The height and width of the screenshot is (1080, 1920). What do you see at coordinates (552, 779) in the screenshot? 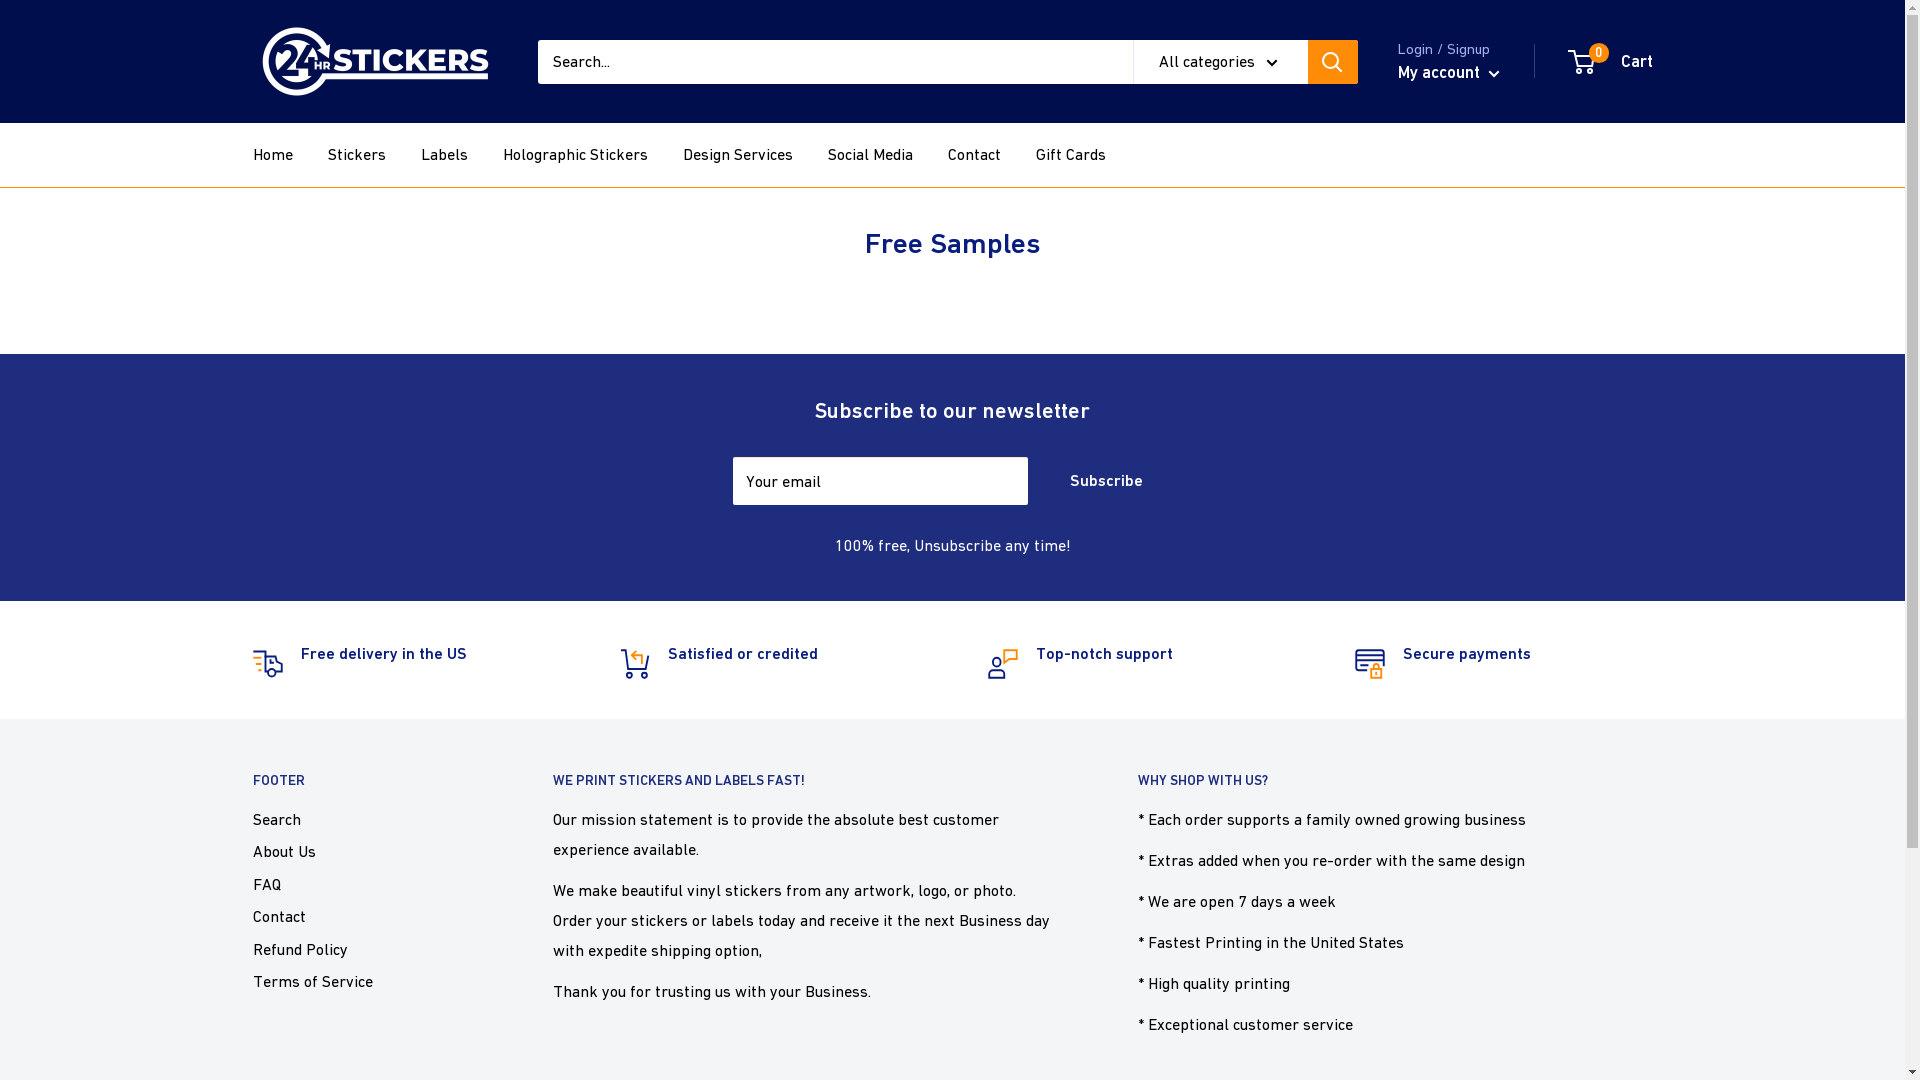
I see `'WE PRINT STICKERS AND LABELS FAST!'` at bounding box center [552, 779].